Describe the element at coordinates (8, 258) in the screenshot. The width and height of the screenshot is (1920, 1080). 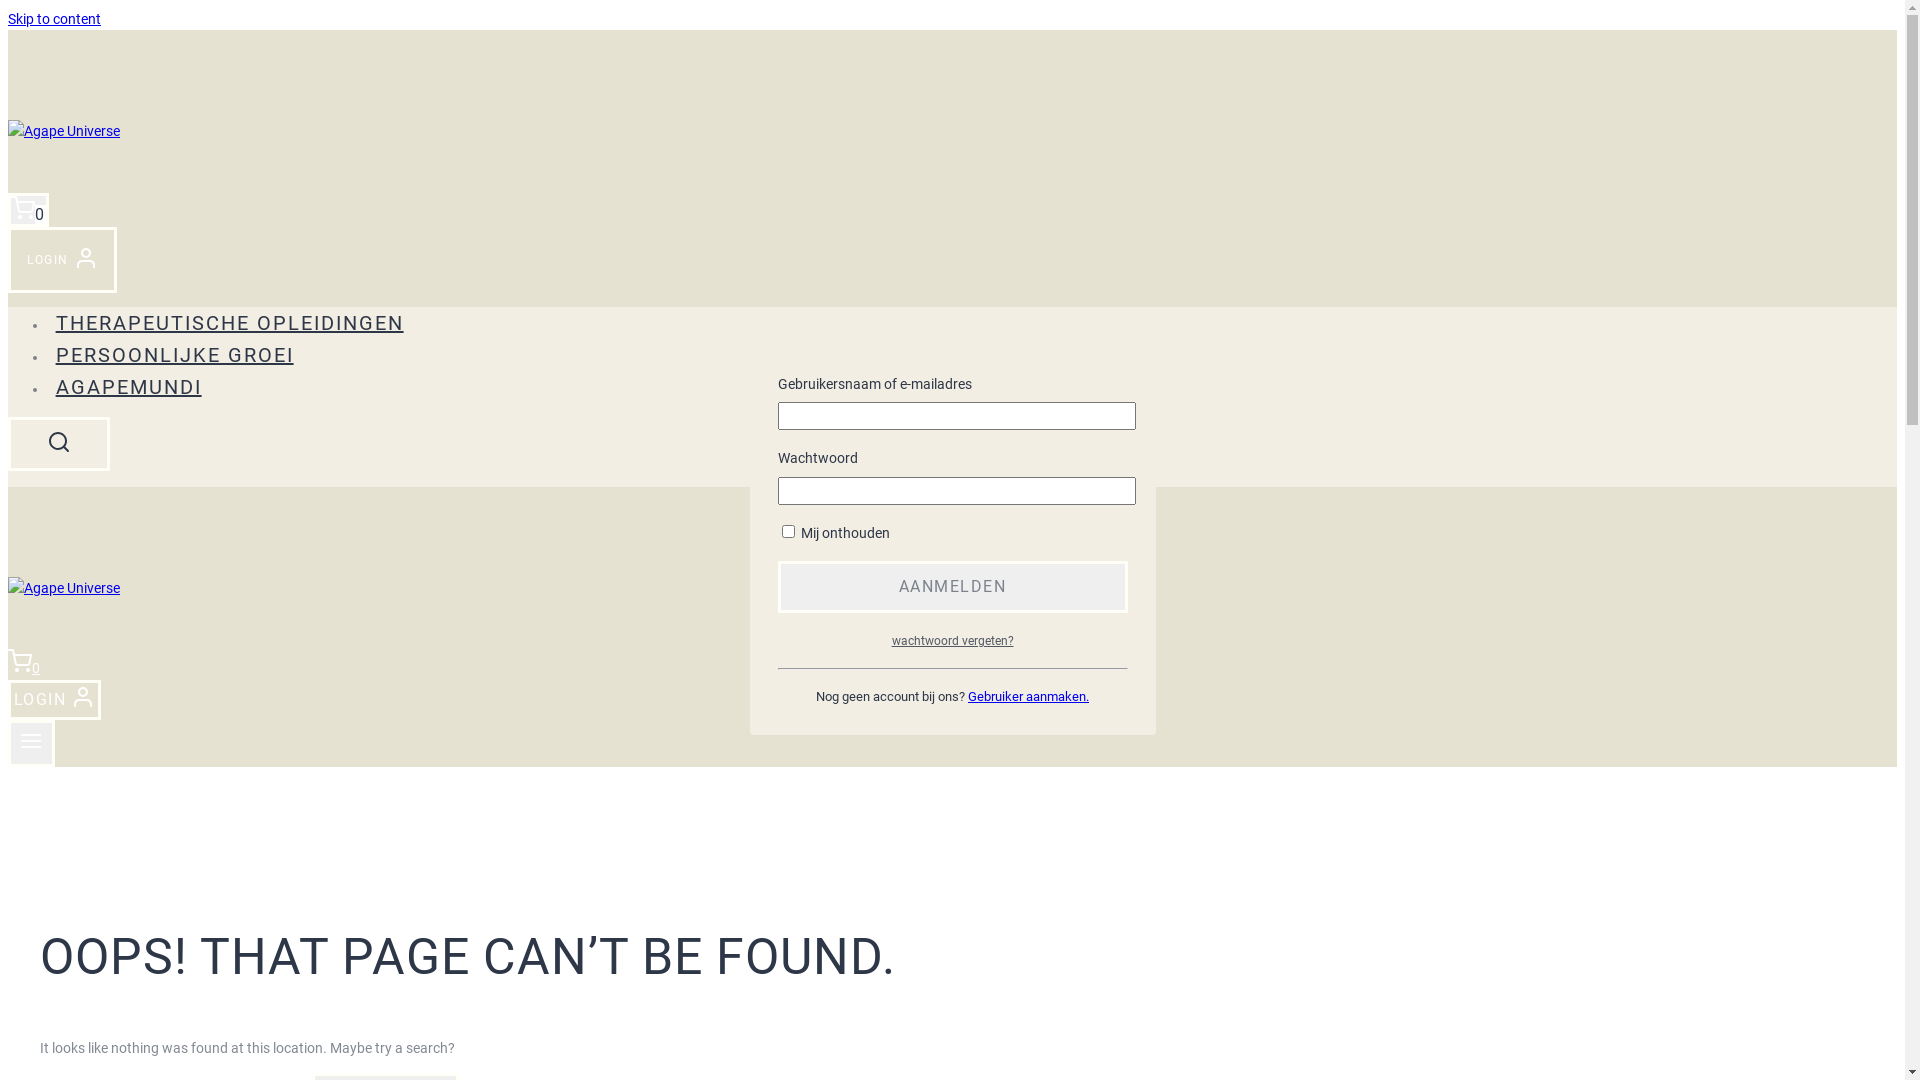
I see `'LOGIN` at that location.